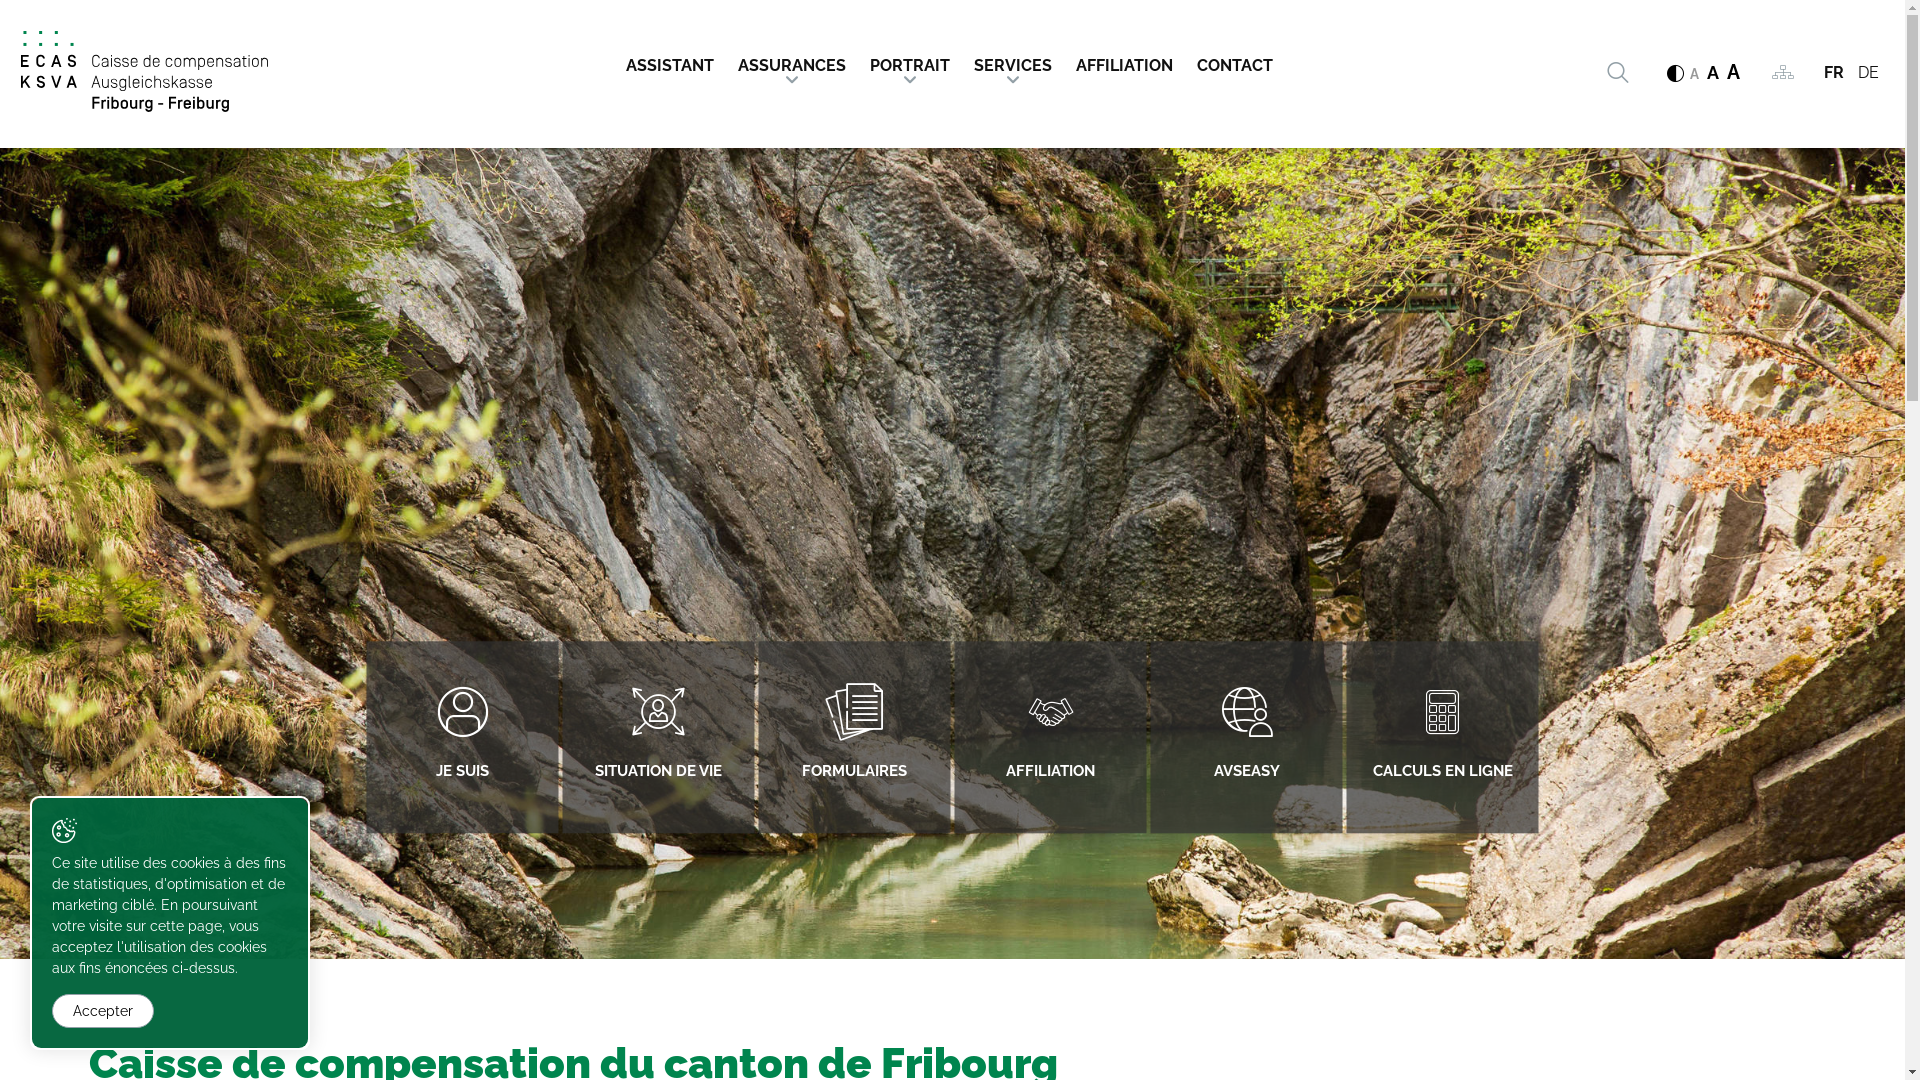 This screenshot has width=1920, height=1080. Describe the element at coordinates (791, 58) in the screenshot. I see `'ASSURANCES'` at that location.